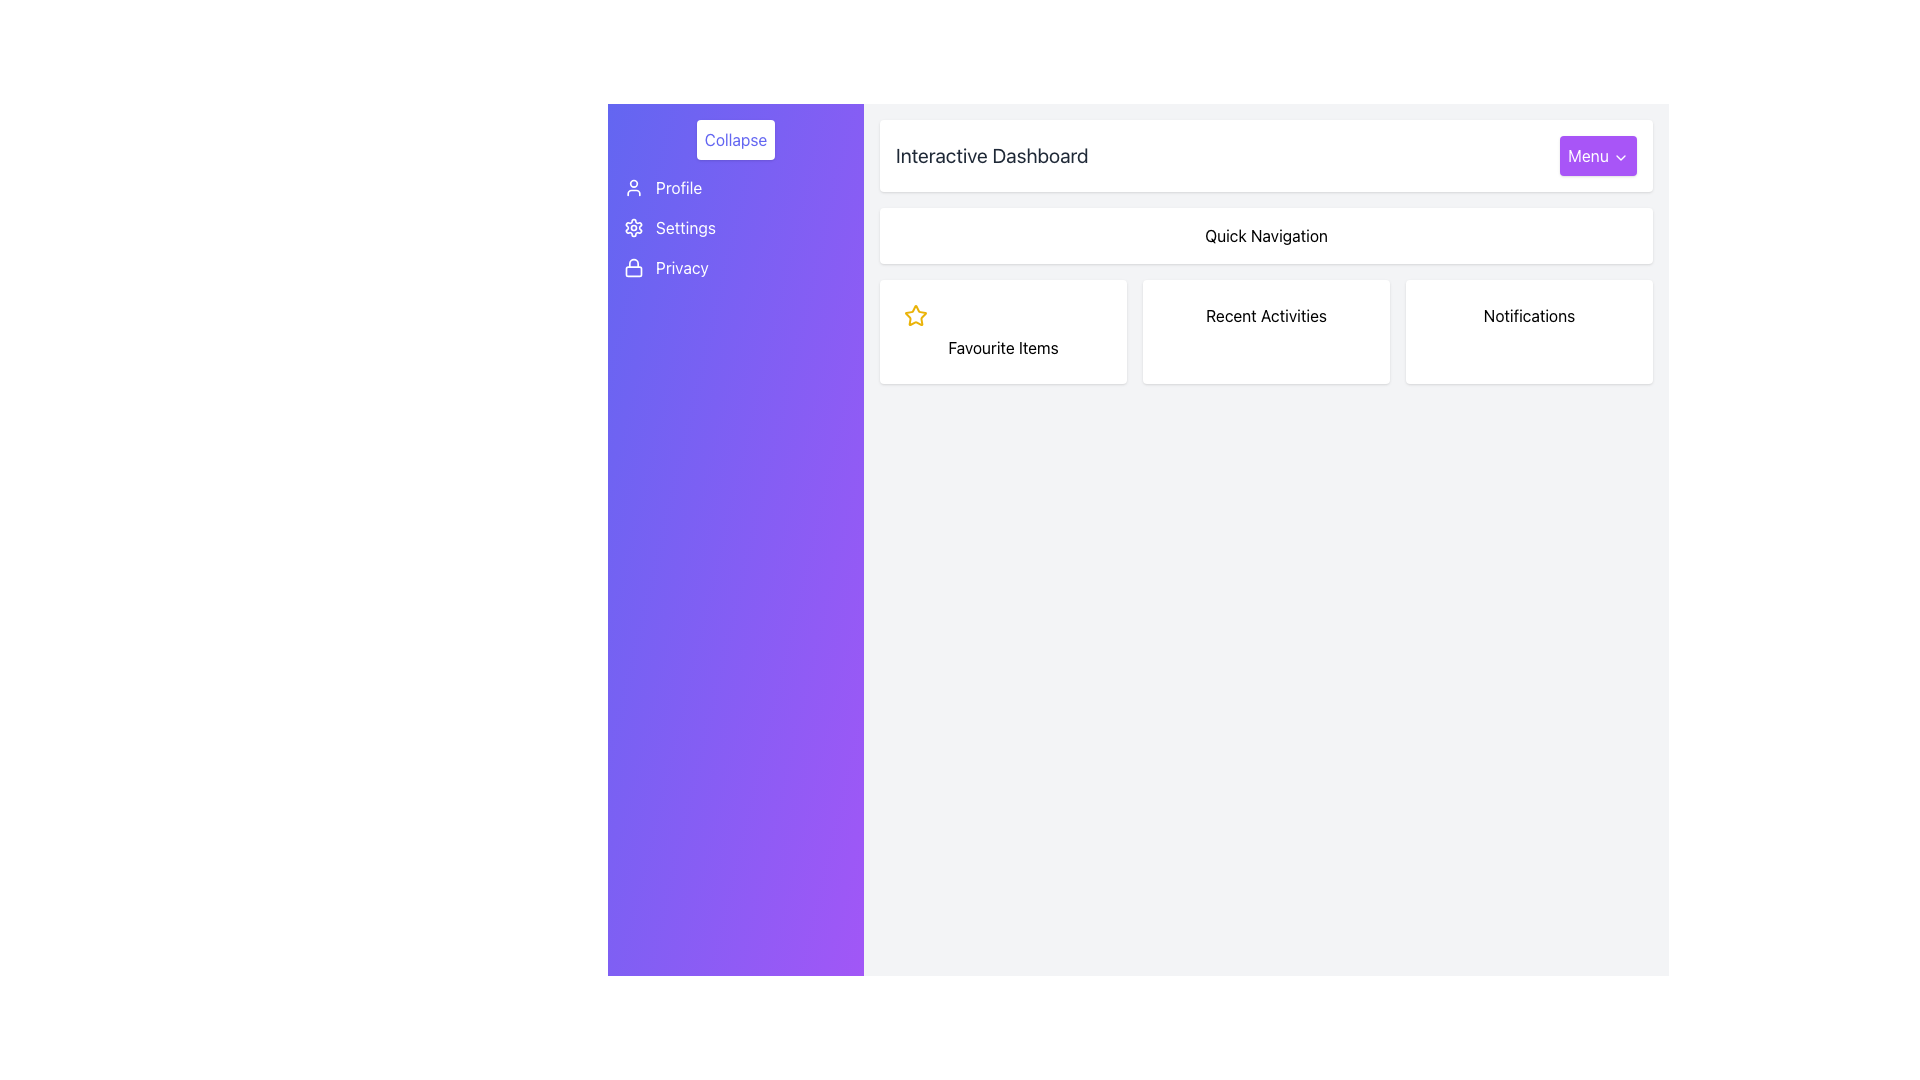 The height and width of the screenshot is (1080, 1920). What do you see at coordinates (1265, 234) in the screenshot?
I see `label 'Quick Navigation' from the prominent rectangular text field located beneath the 'Interactive Dashboard' section` at bounding box center [1265, 234].